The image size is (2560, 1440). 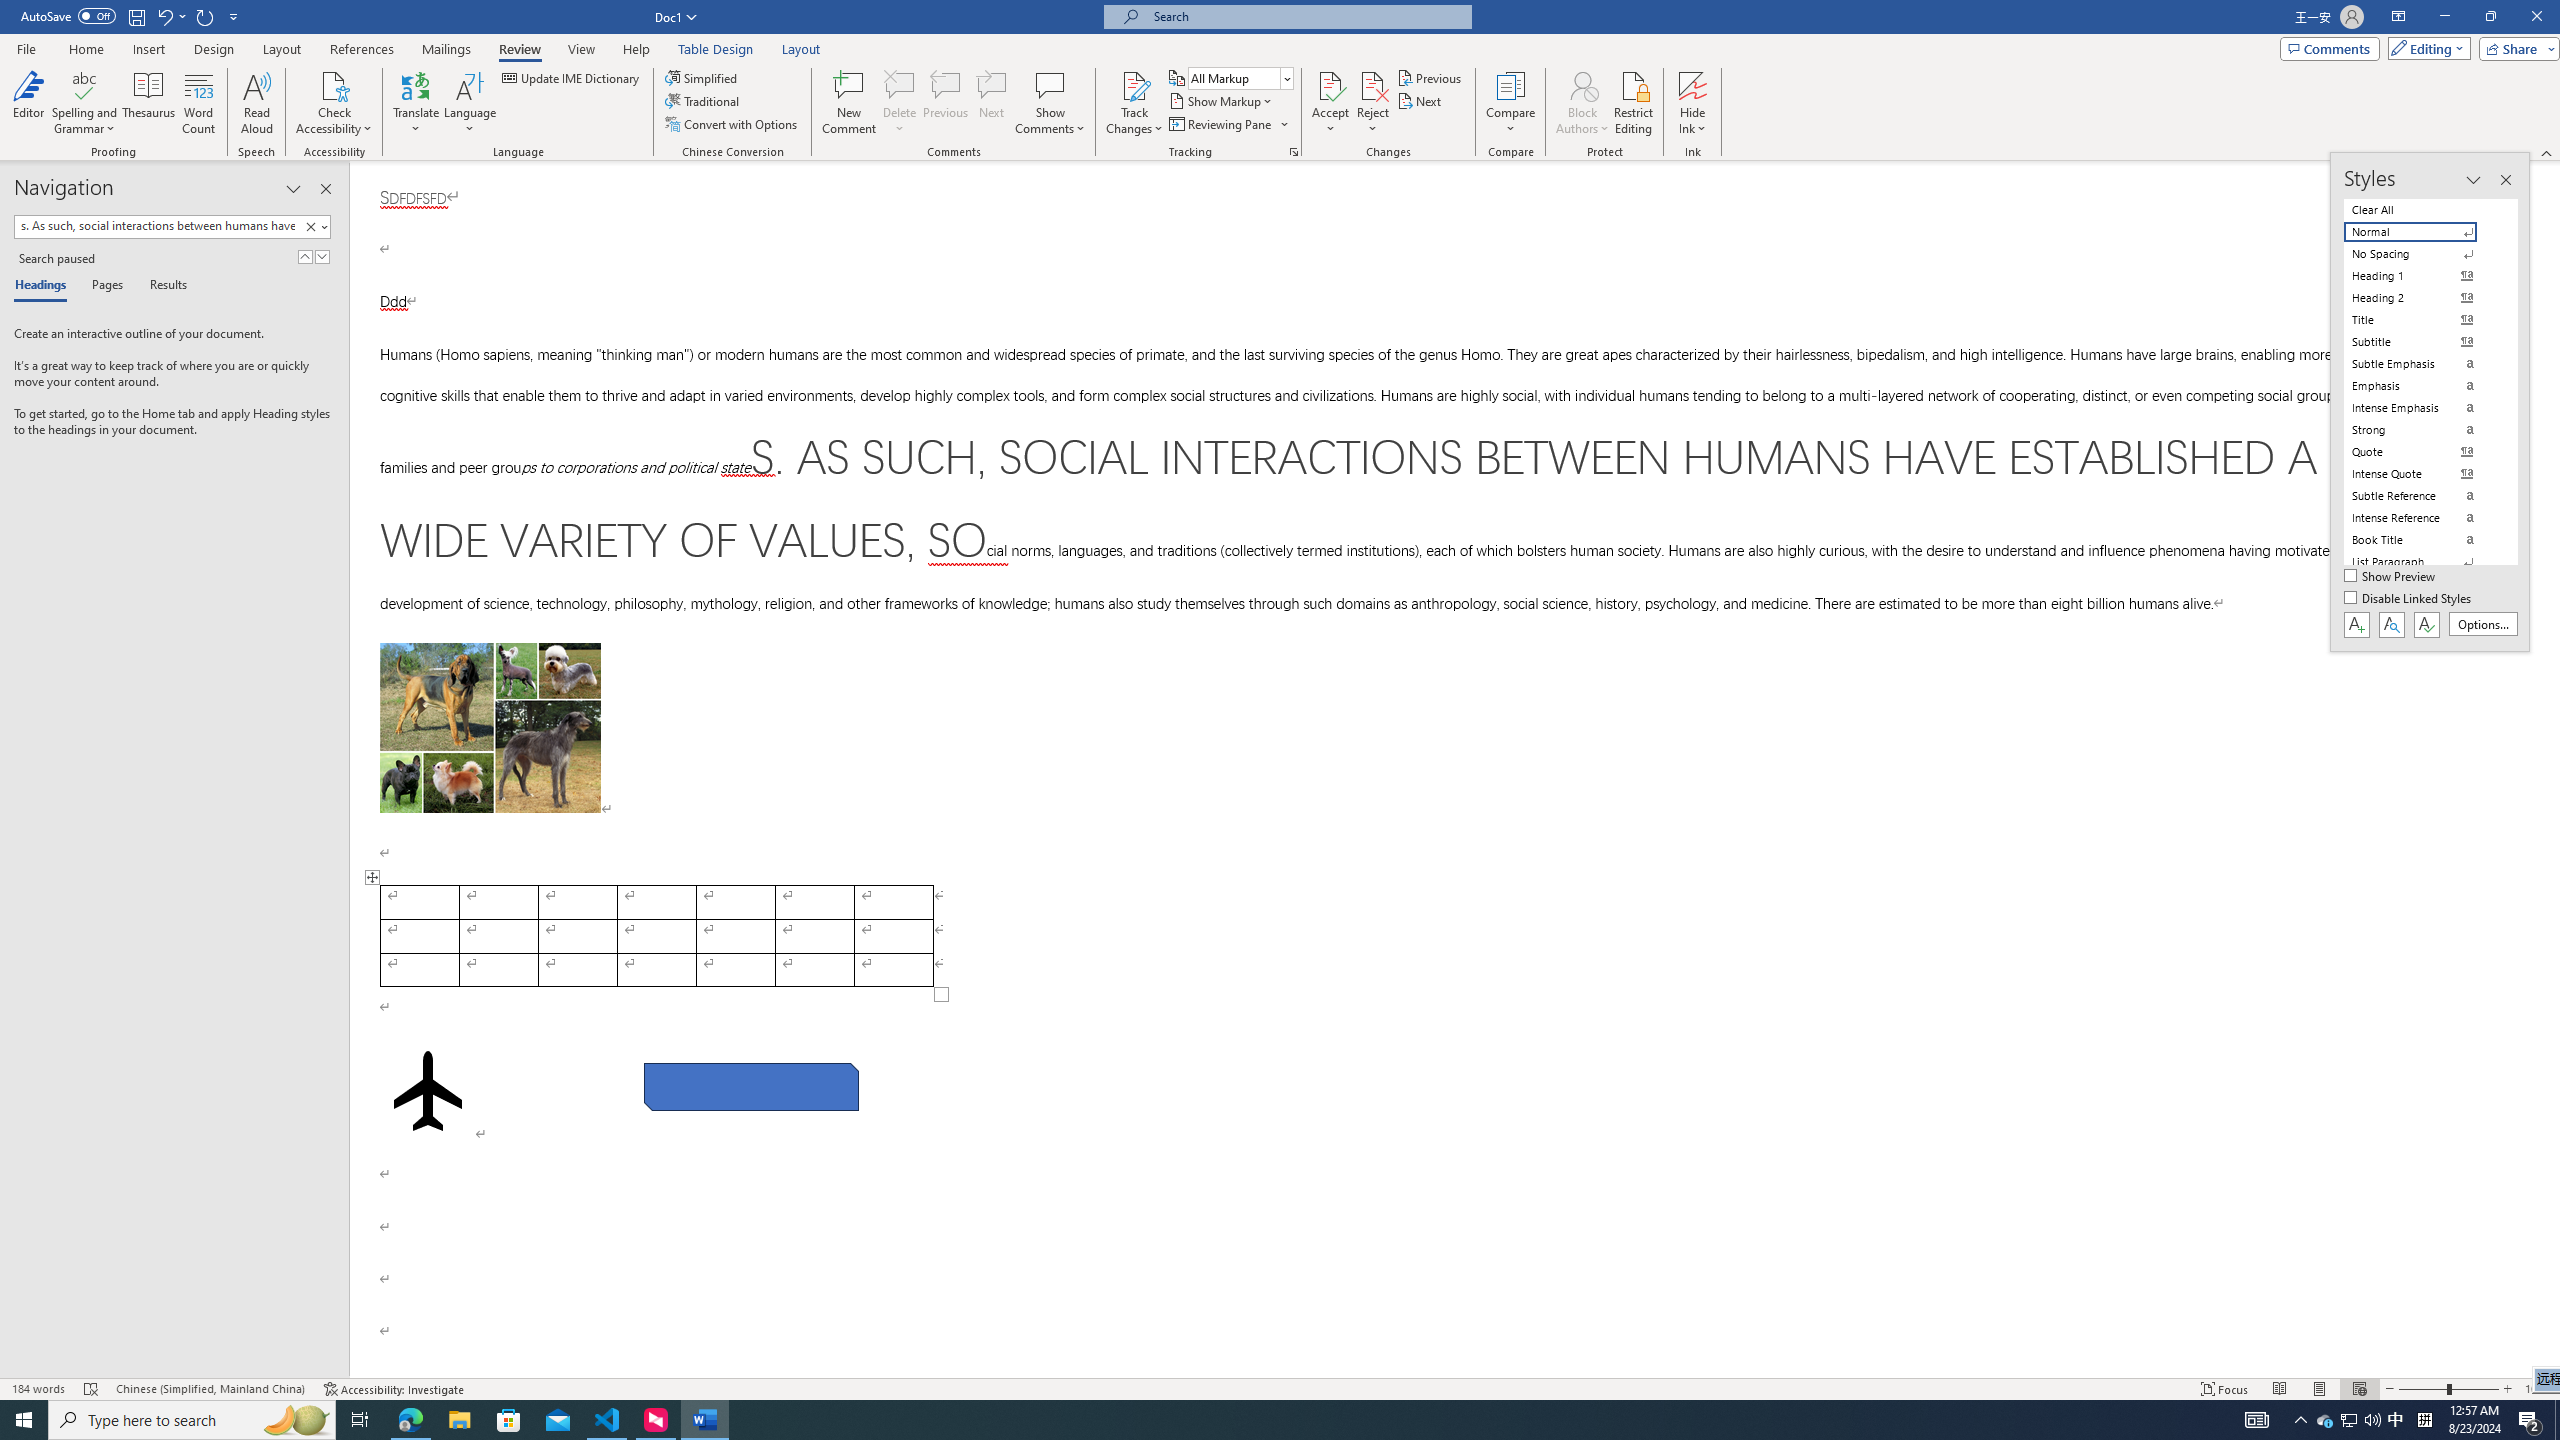 What do you see at coordinates (1049, 103) in the screenshot?
I see `'Show Comments'` at bounding box center [1049, 103].